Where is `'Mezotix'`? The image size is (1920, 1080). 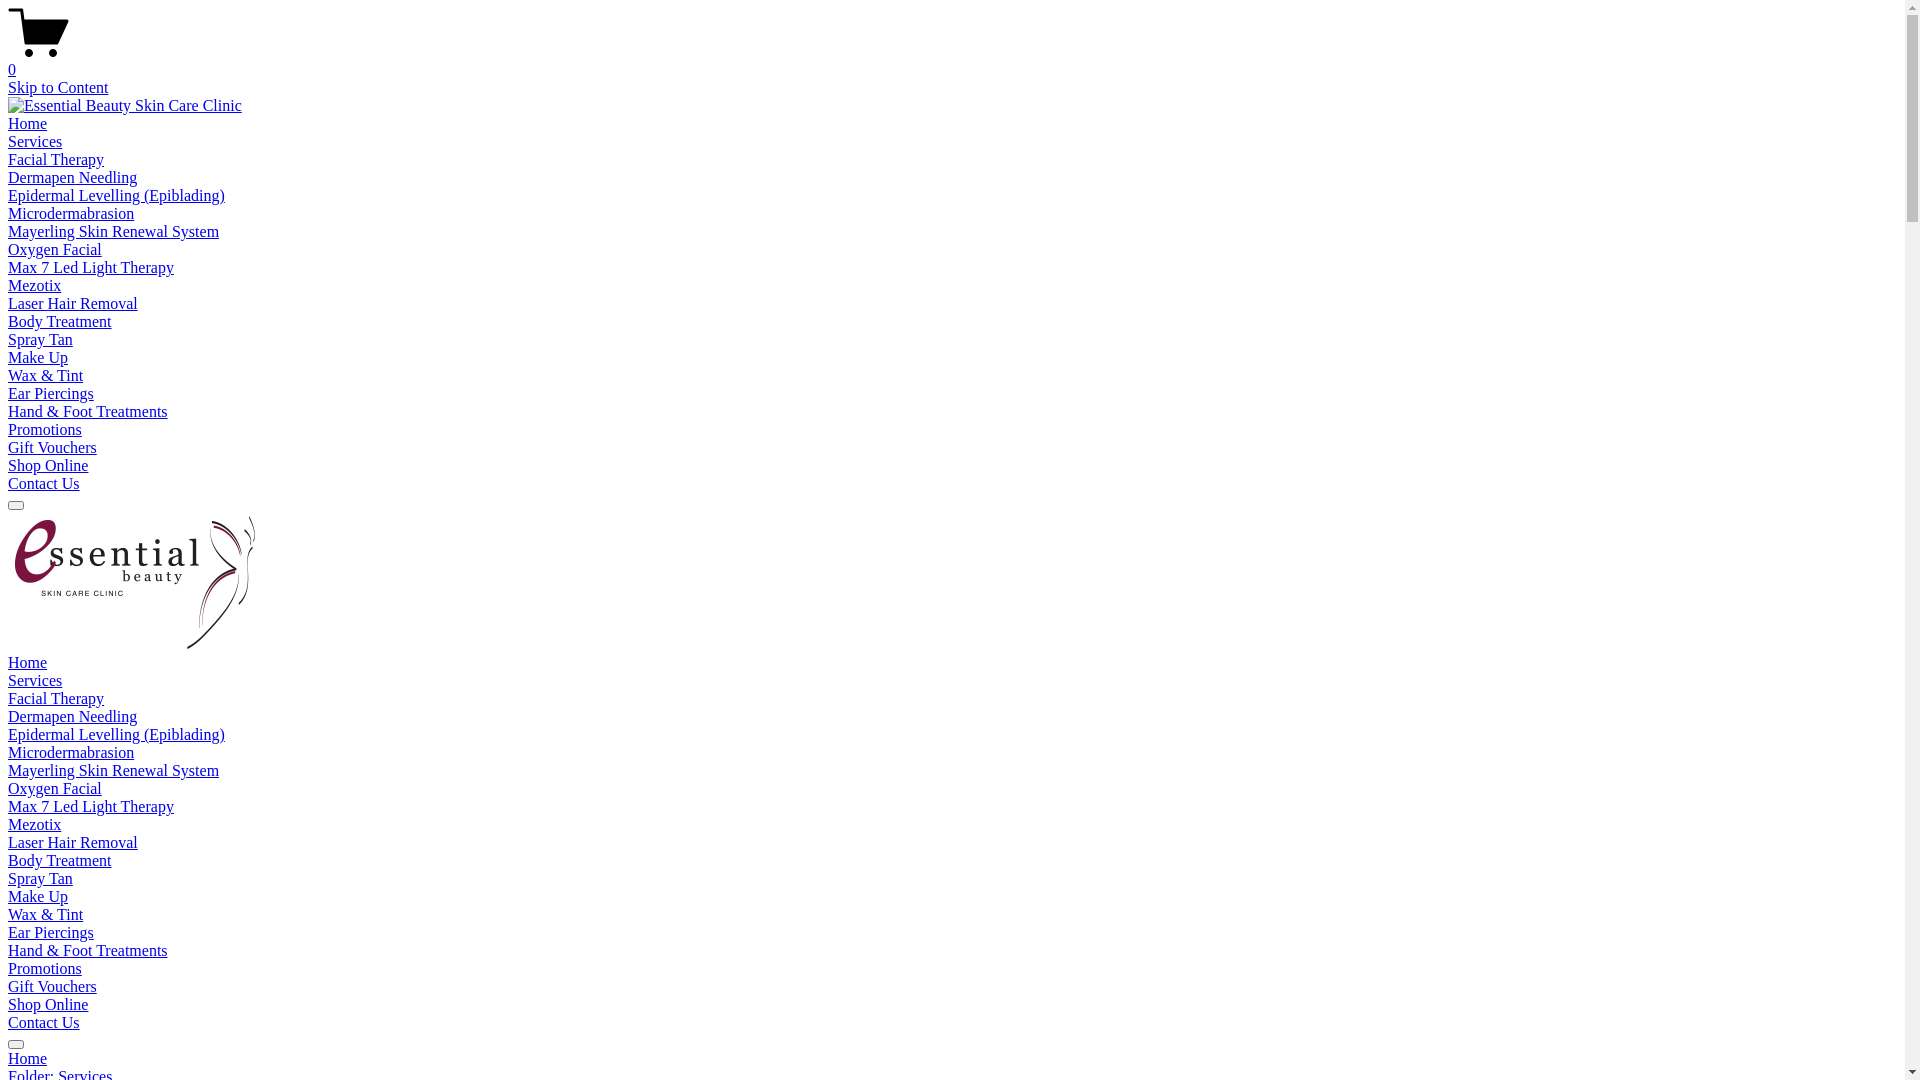 'Mezotix' is located at coordinates (34, 285).